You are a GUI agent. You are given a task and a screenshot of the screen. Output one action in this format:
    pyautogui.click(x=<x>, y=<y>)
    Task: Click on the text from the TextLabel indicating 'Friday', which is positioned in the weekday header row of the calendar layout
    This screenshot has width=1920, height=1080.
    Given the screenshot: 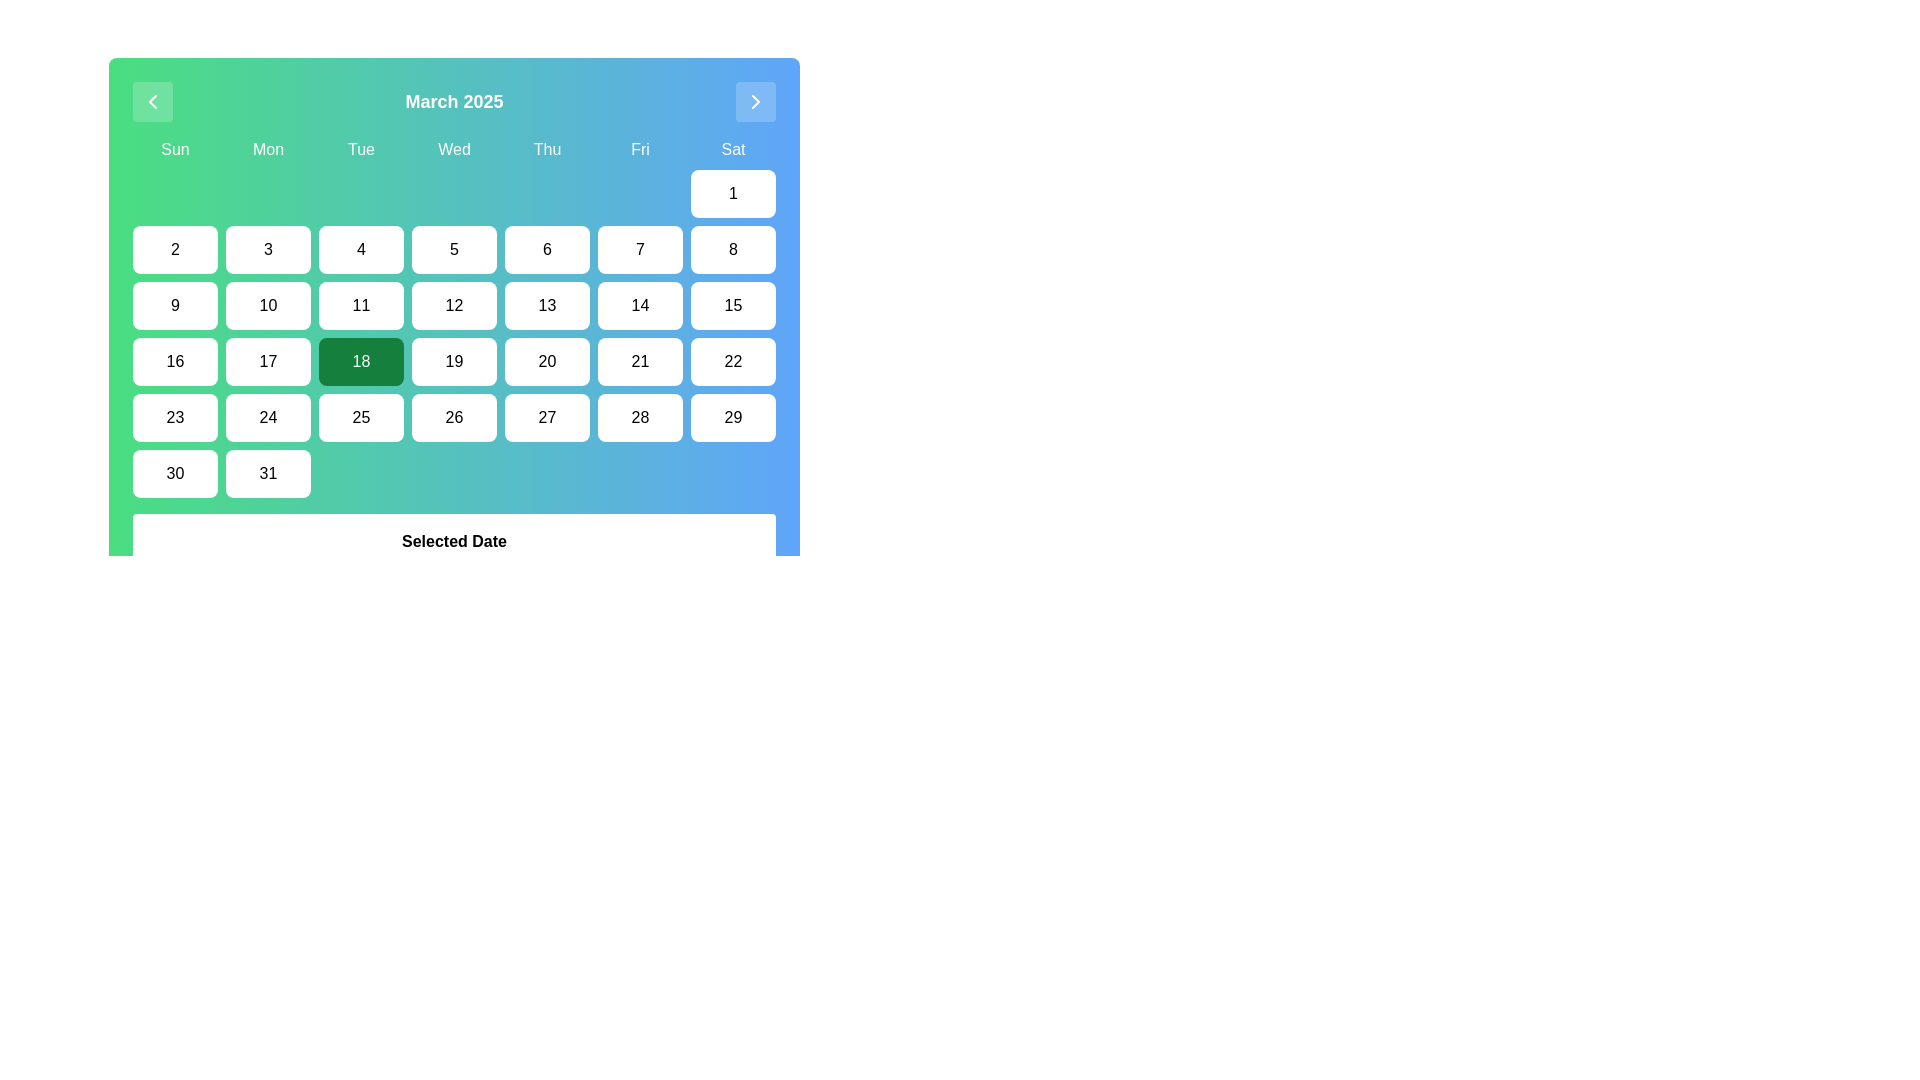 What is the action you would take?
    pyautogui.click(x=640, y=149)
    